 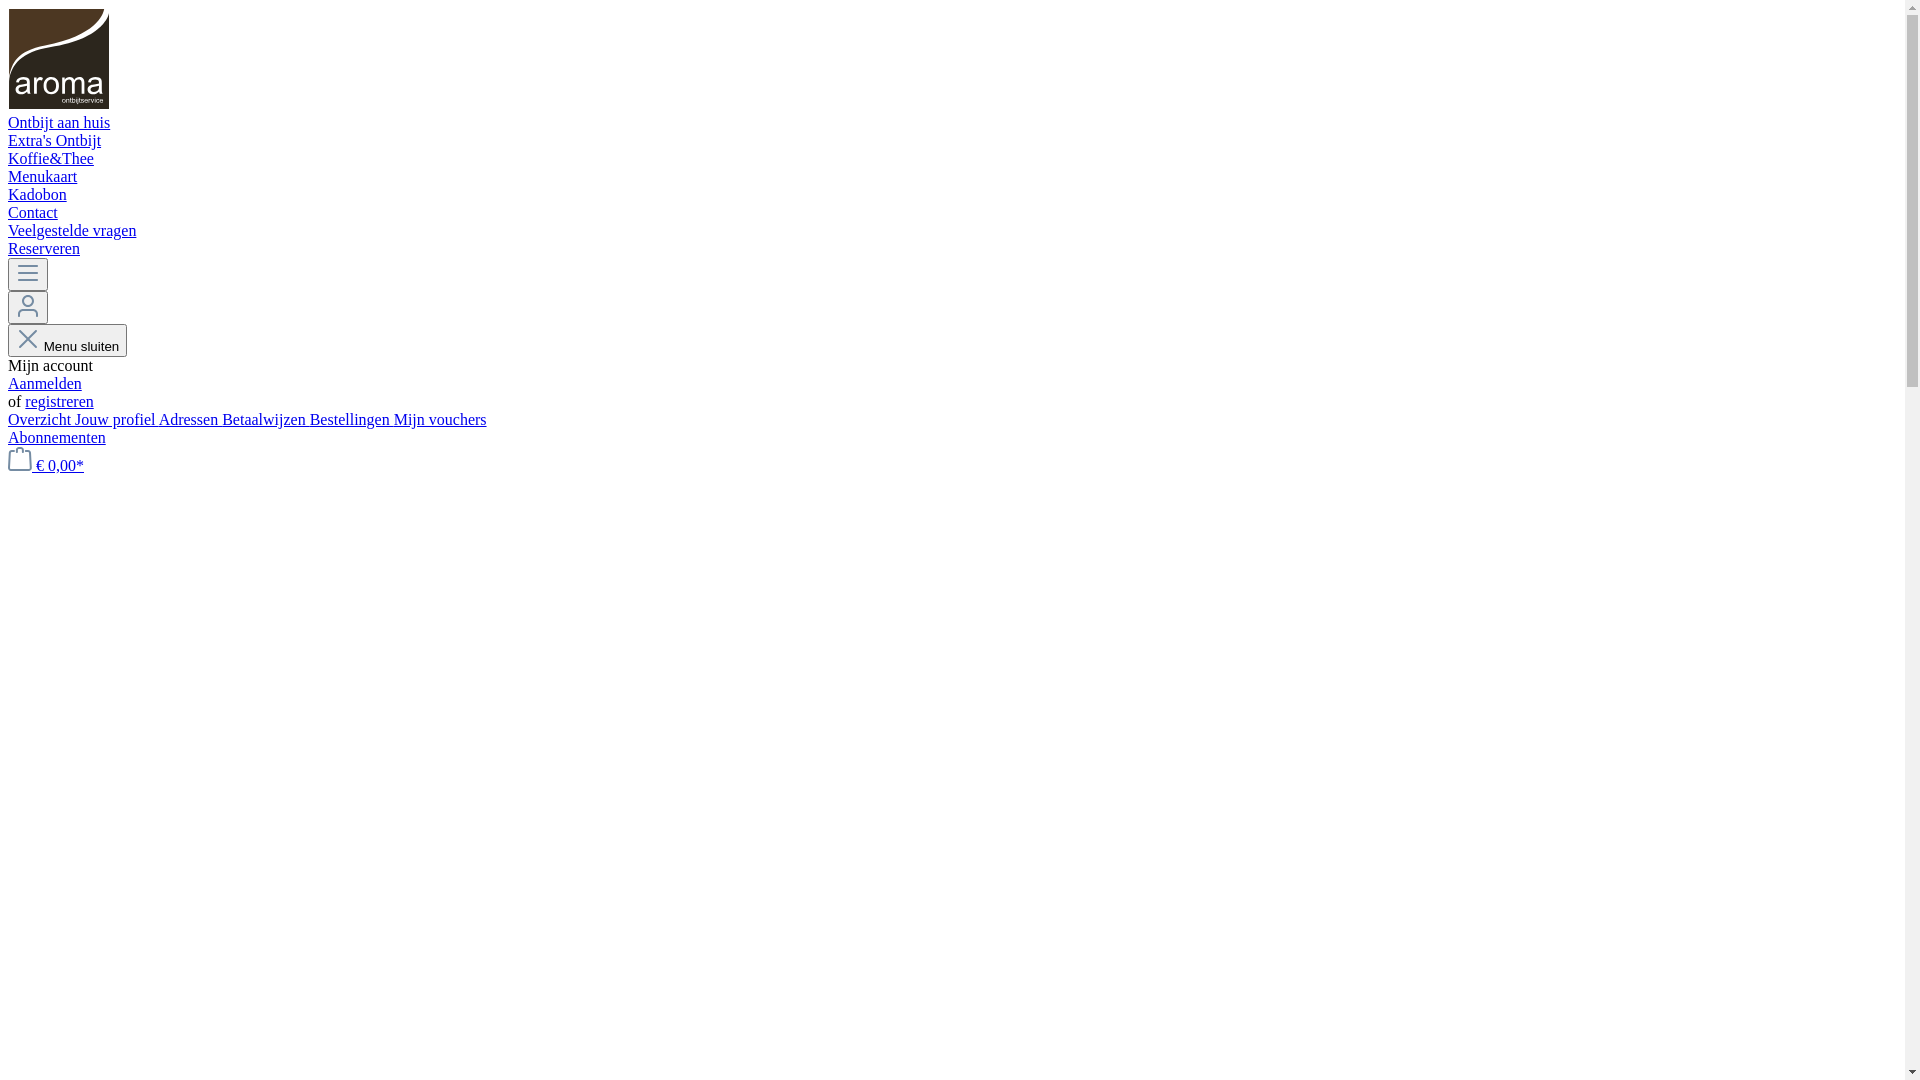 What do you see at coordinates (58, 401) in the screenshot?
I see `'registreren'` at bounding box center [58, 401].